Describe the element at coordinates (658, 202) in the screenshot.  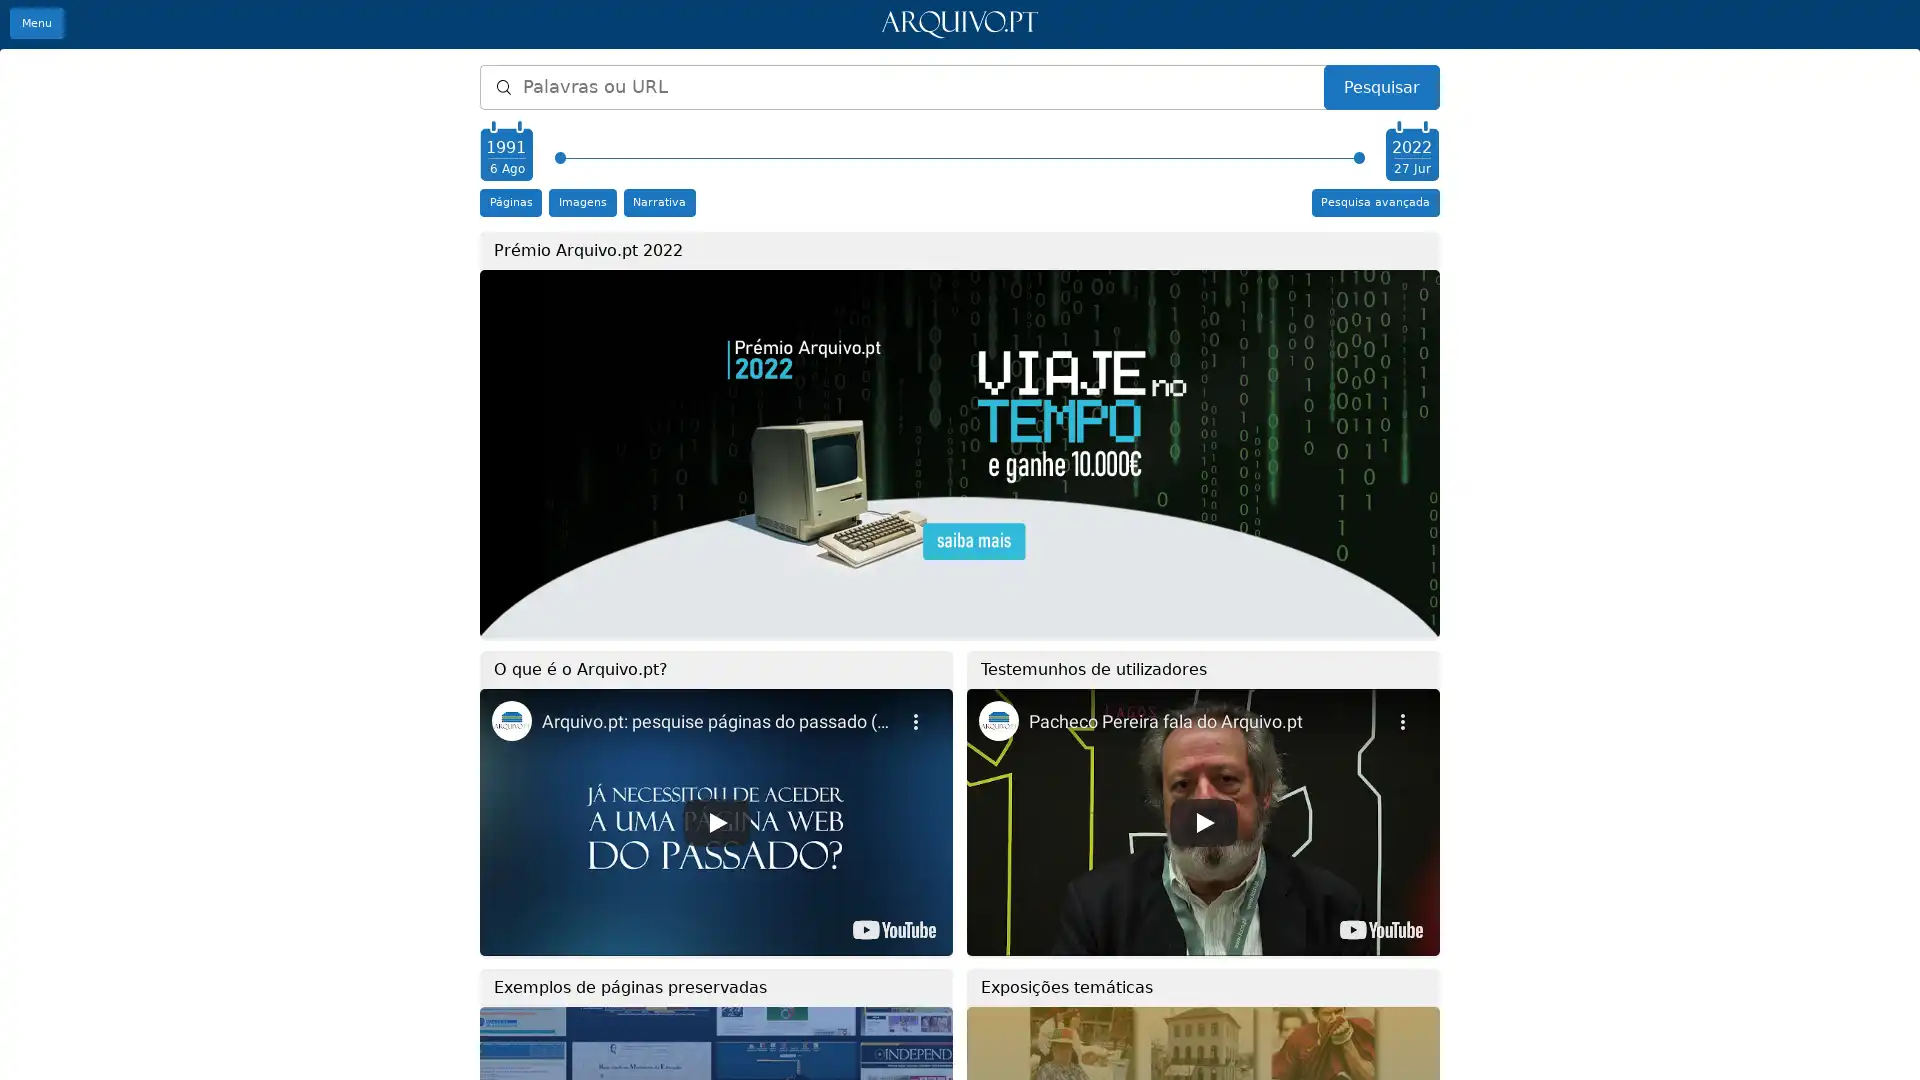
I see `Narrativa` at that location.